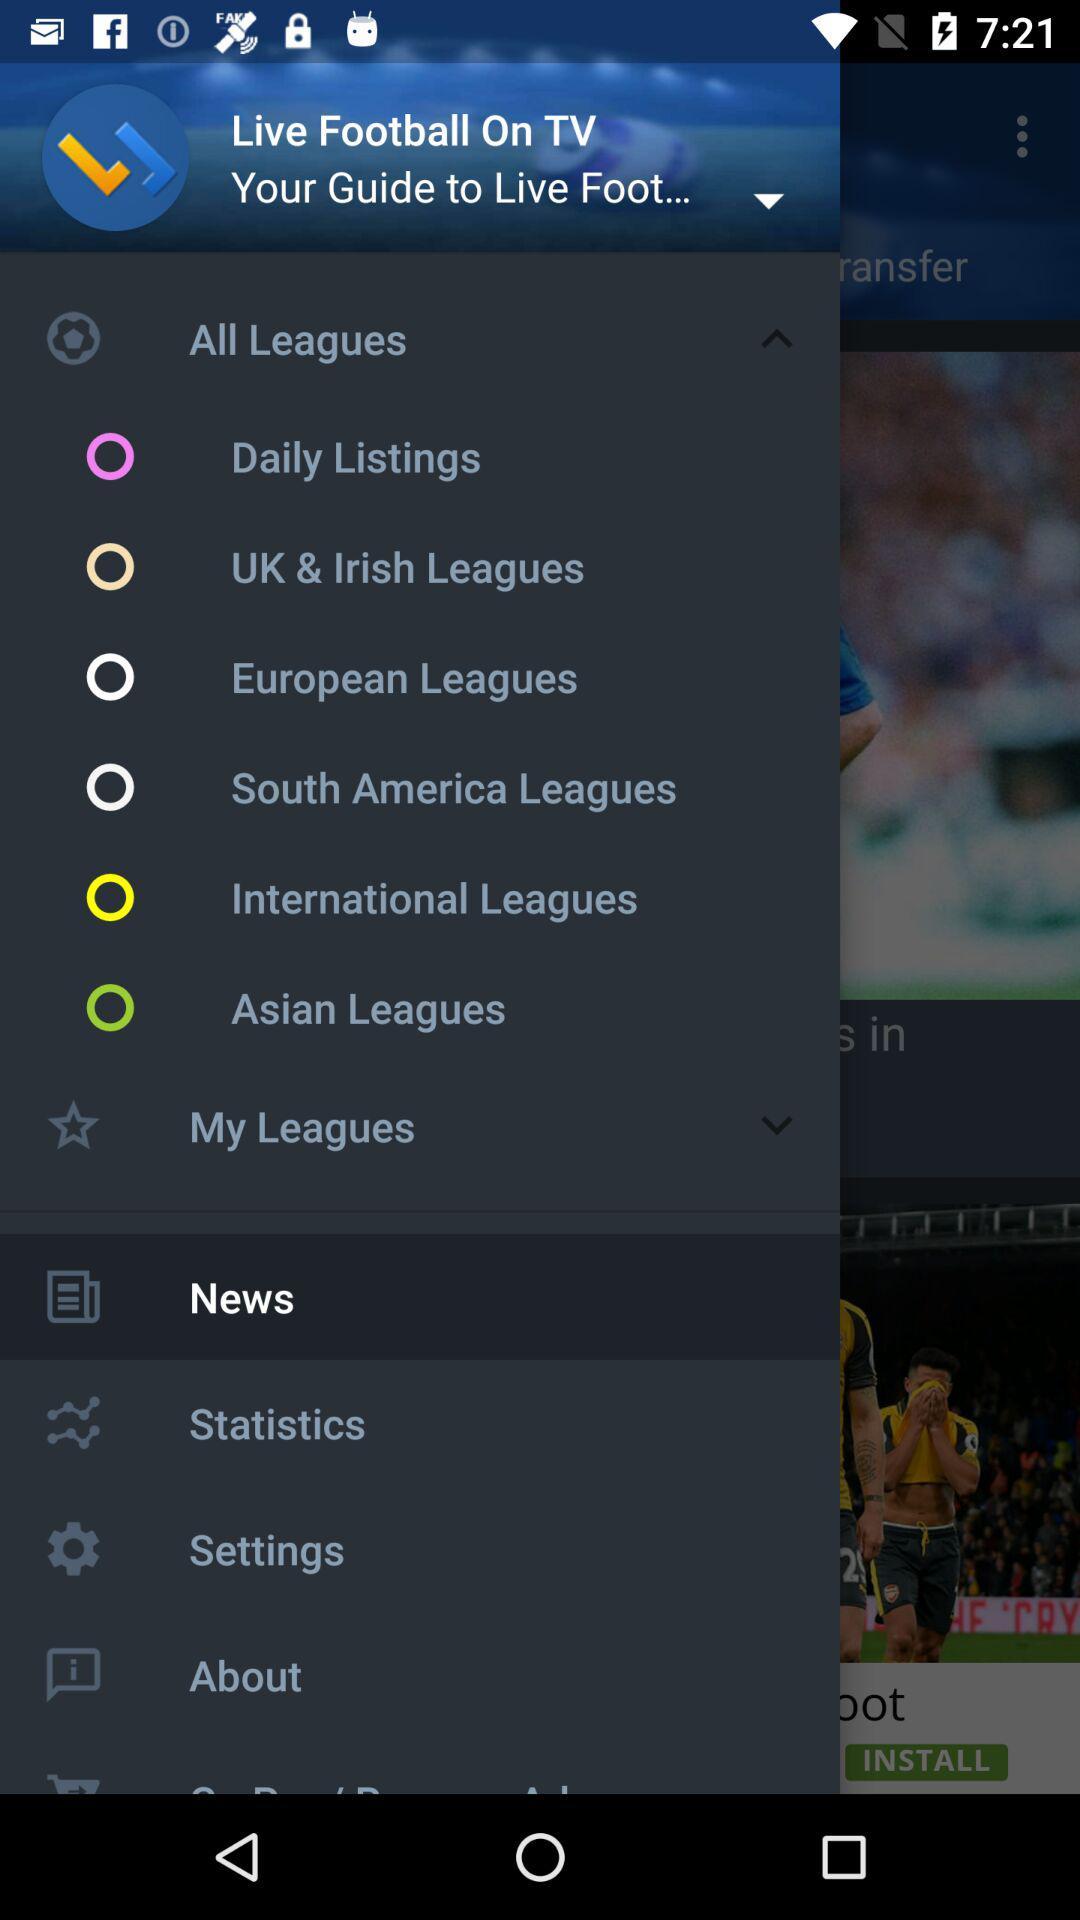 The image size is (1080, 1920). What do you see at coordinates (156, 786) in the screenshot?
I see `the check box of south america leagues` at bounding box center [156, 786].